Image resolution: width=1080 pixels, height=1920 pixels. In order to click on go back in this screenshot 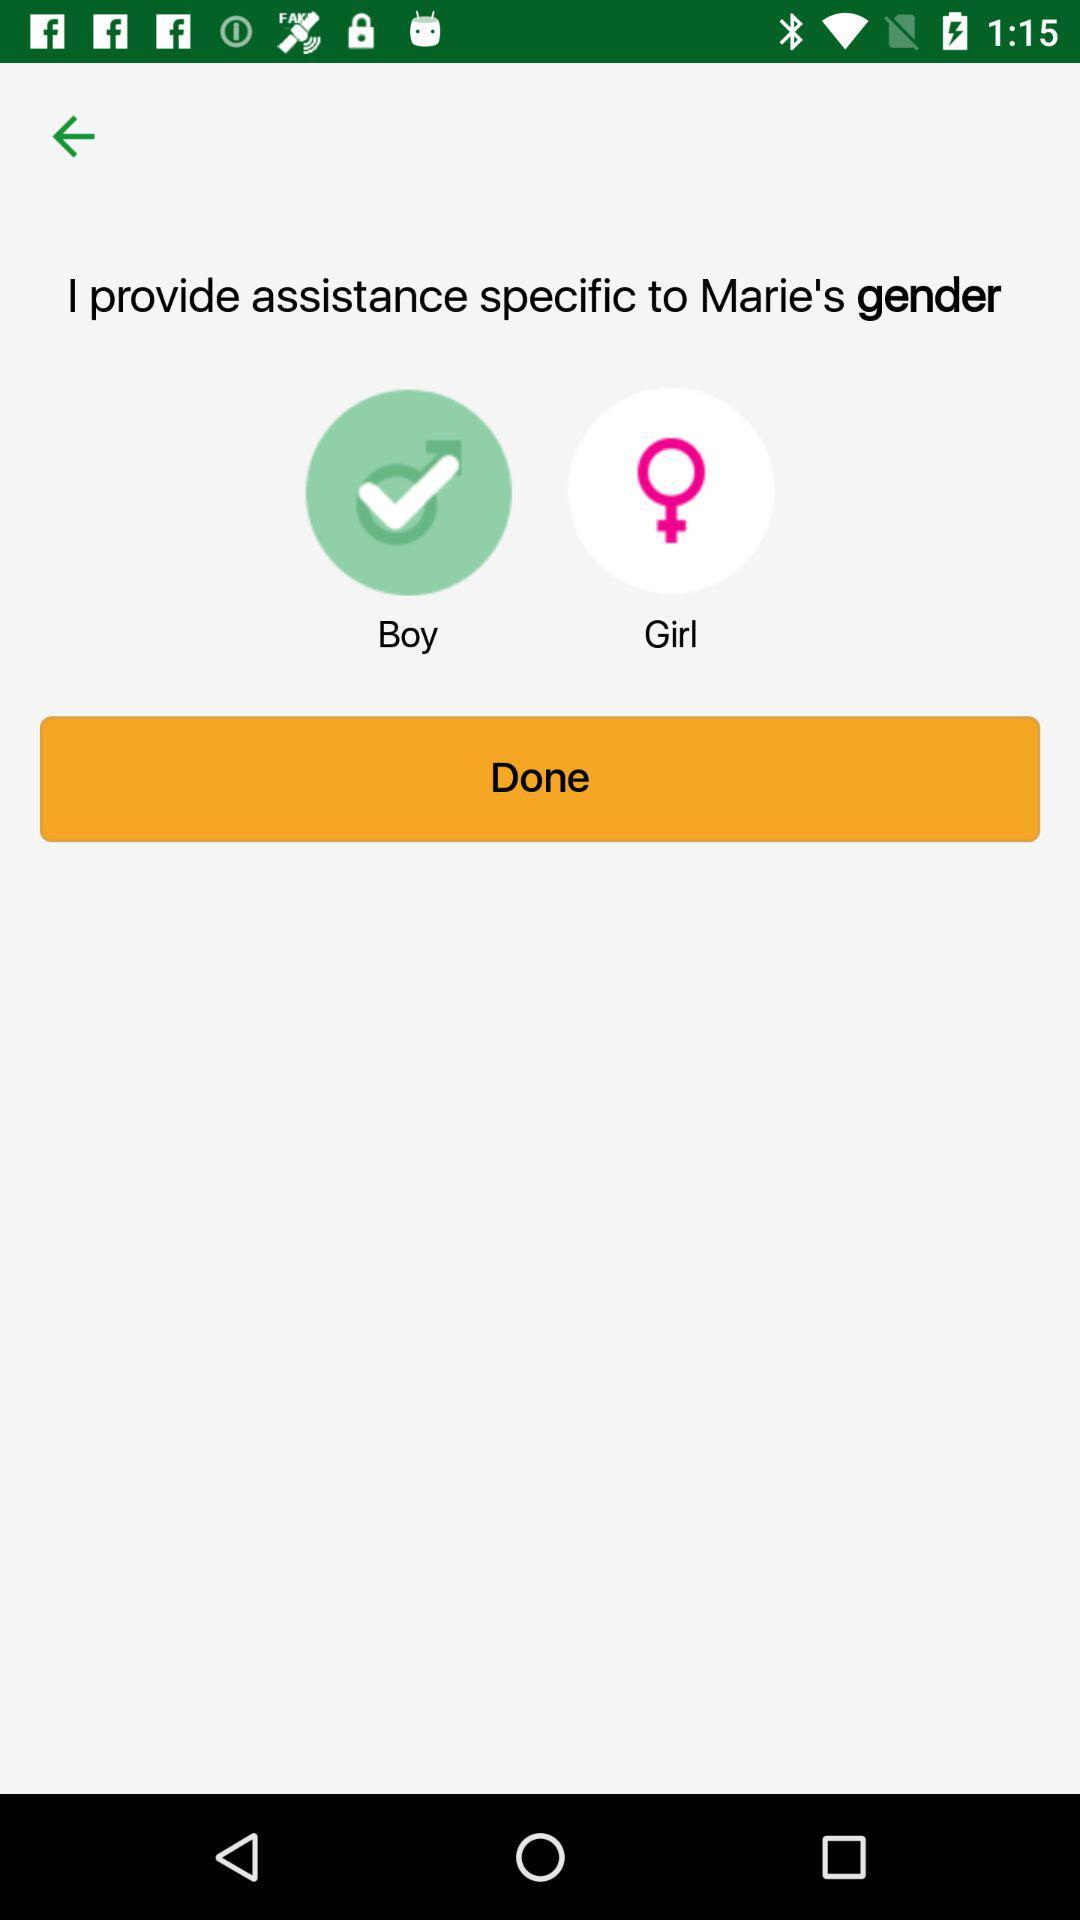, I will do `click(72, 135)`.